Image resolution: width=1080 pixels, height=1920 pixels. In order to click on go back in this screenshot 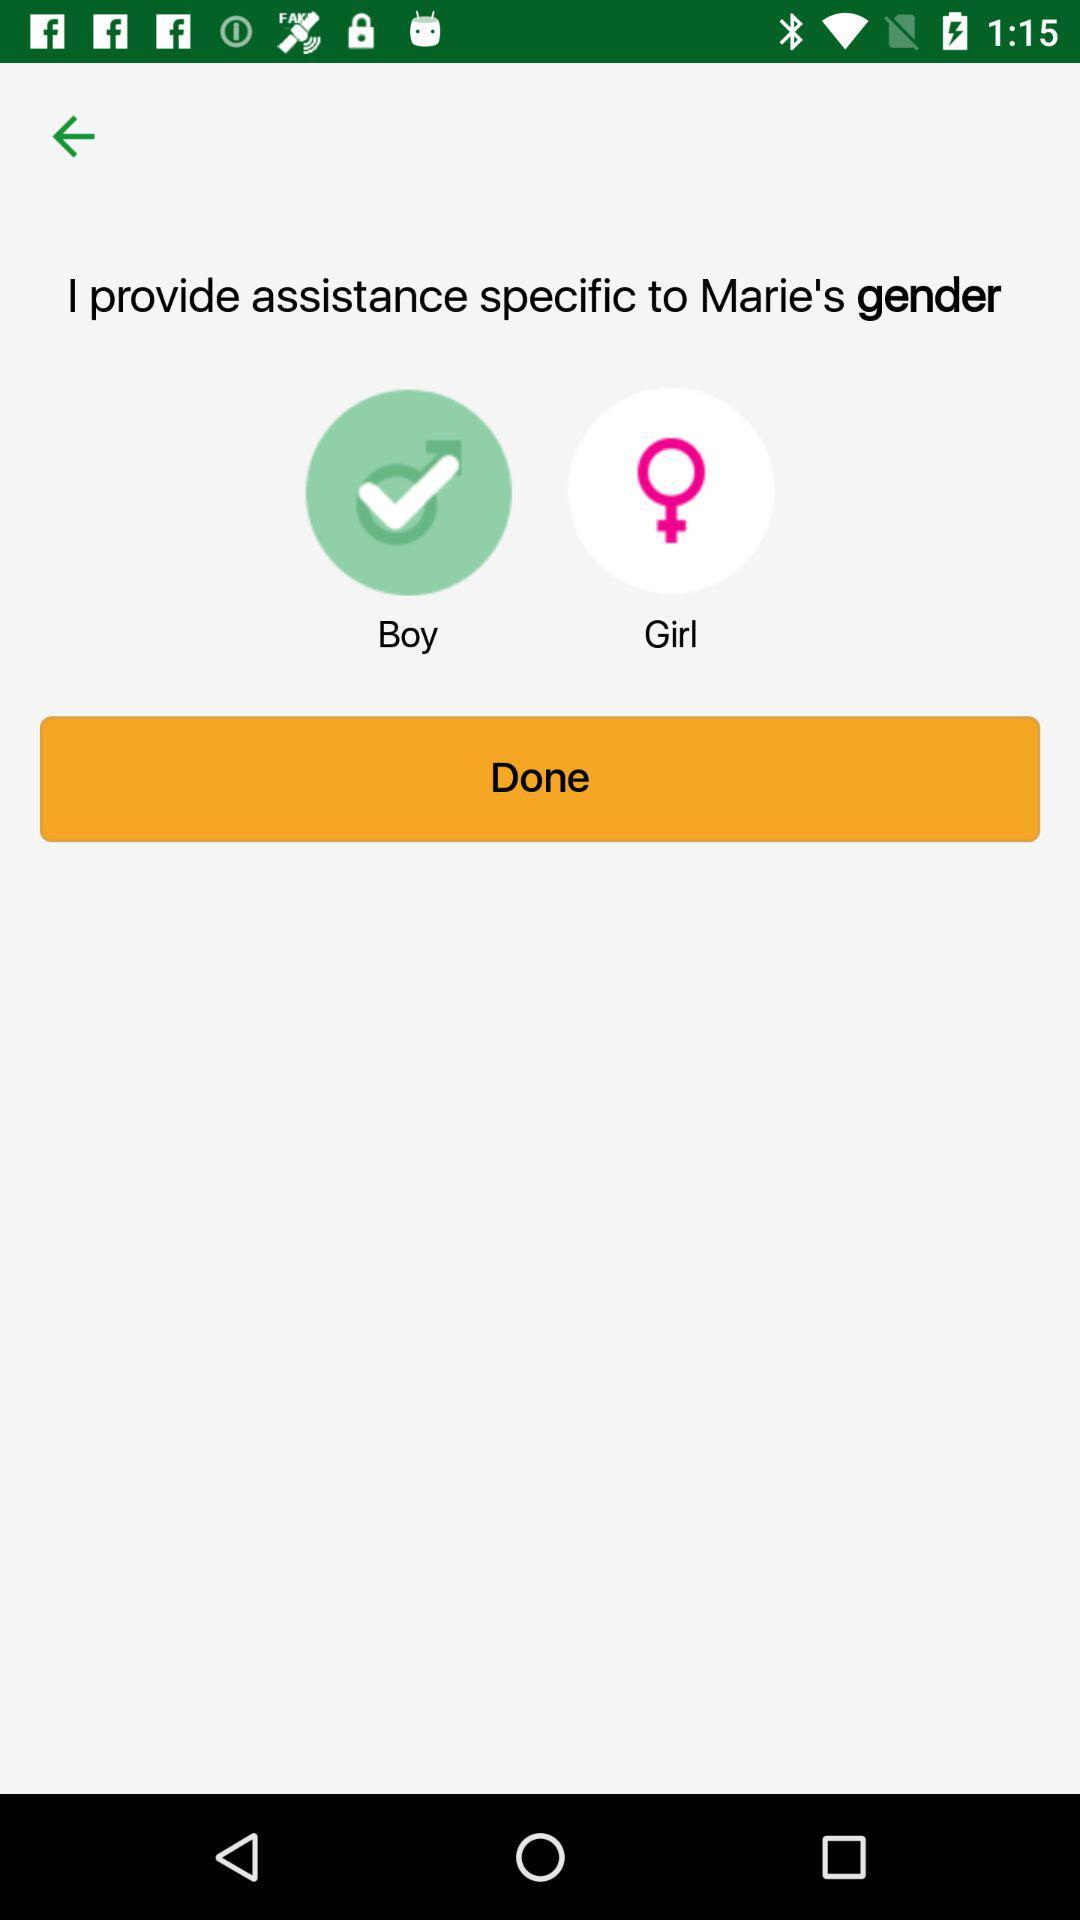, I will do `click(72, 135)`.